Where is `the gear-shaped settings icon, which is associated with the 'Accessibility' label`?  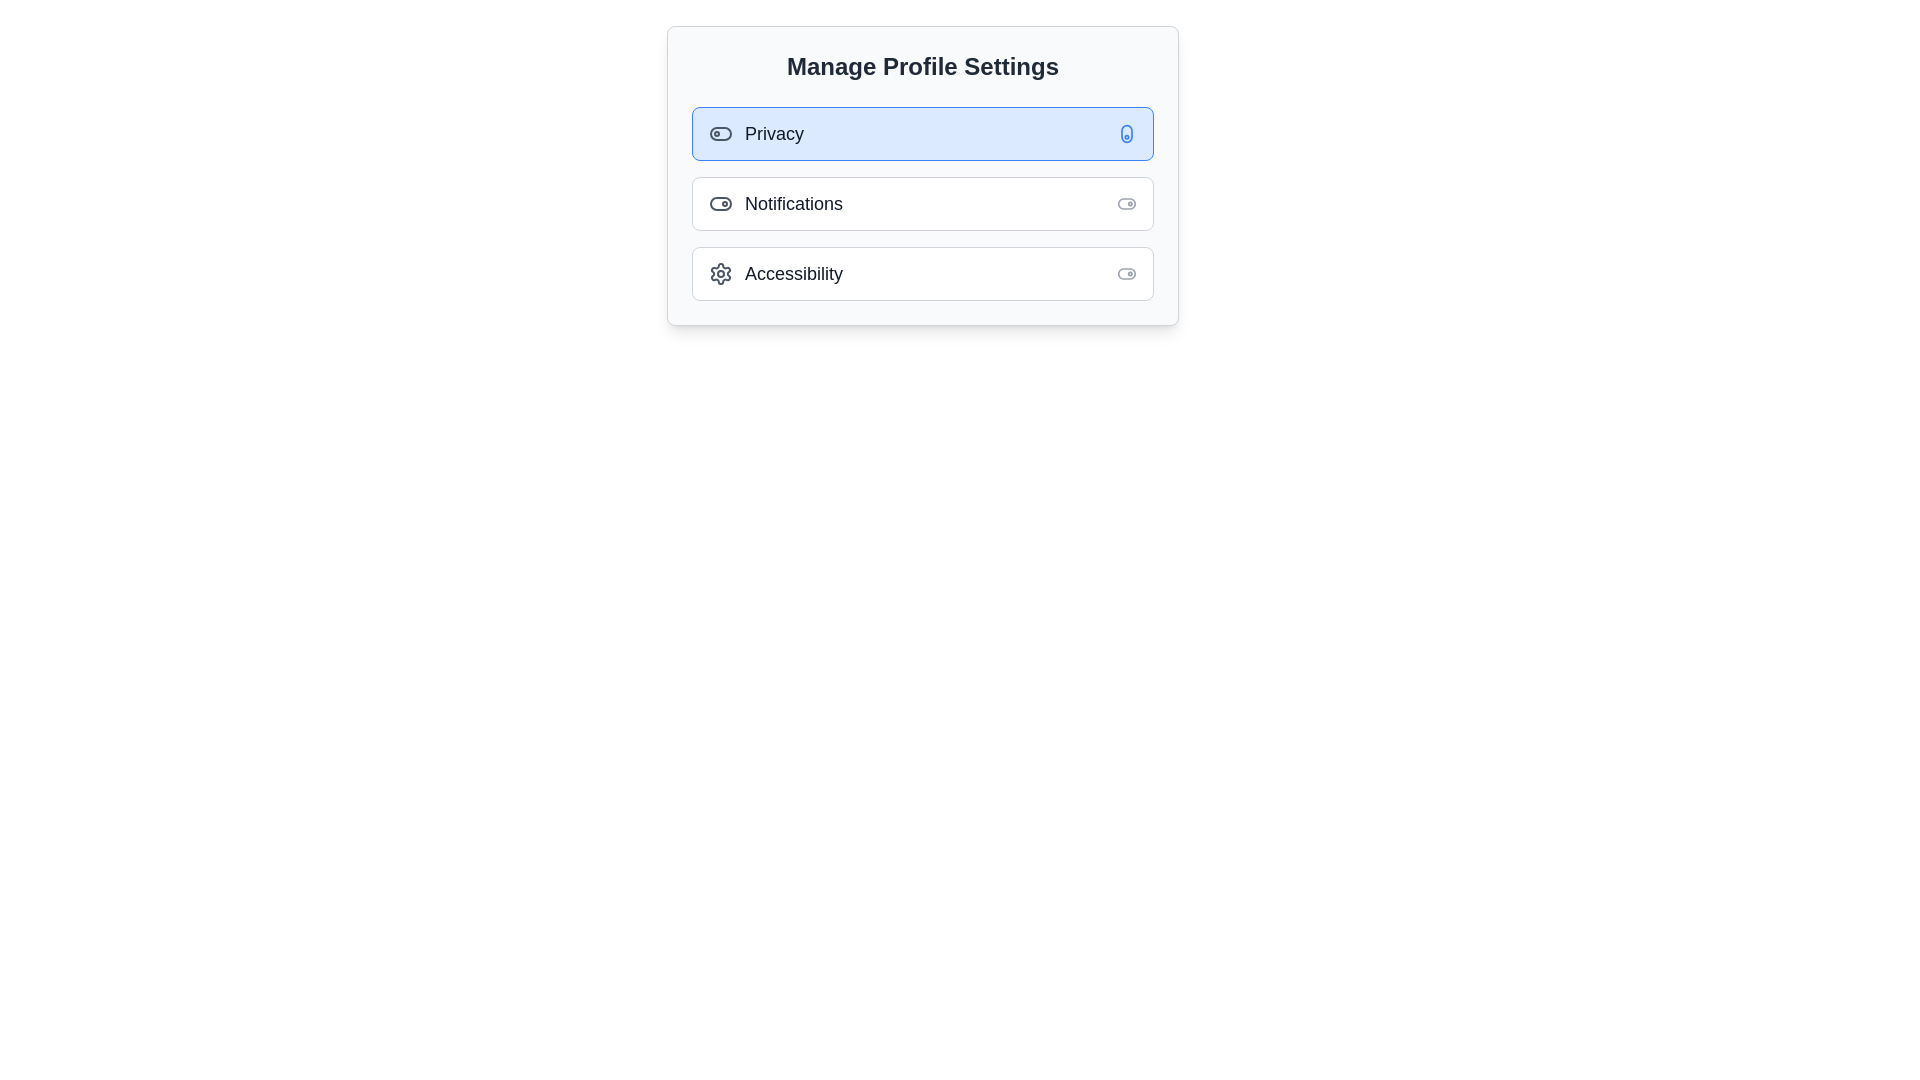
the gear-shaped settings icon, which is associated with the 'Accessibility' label is located at coordinates (720, 273).